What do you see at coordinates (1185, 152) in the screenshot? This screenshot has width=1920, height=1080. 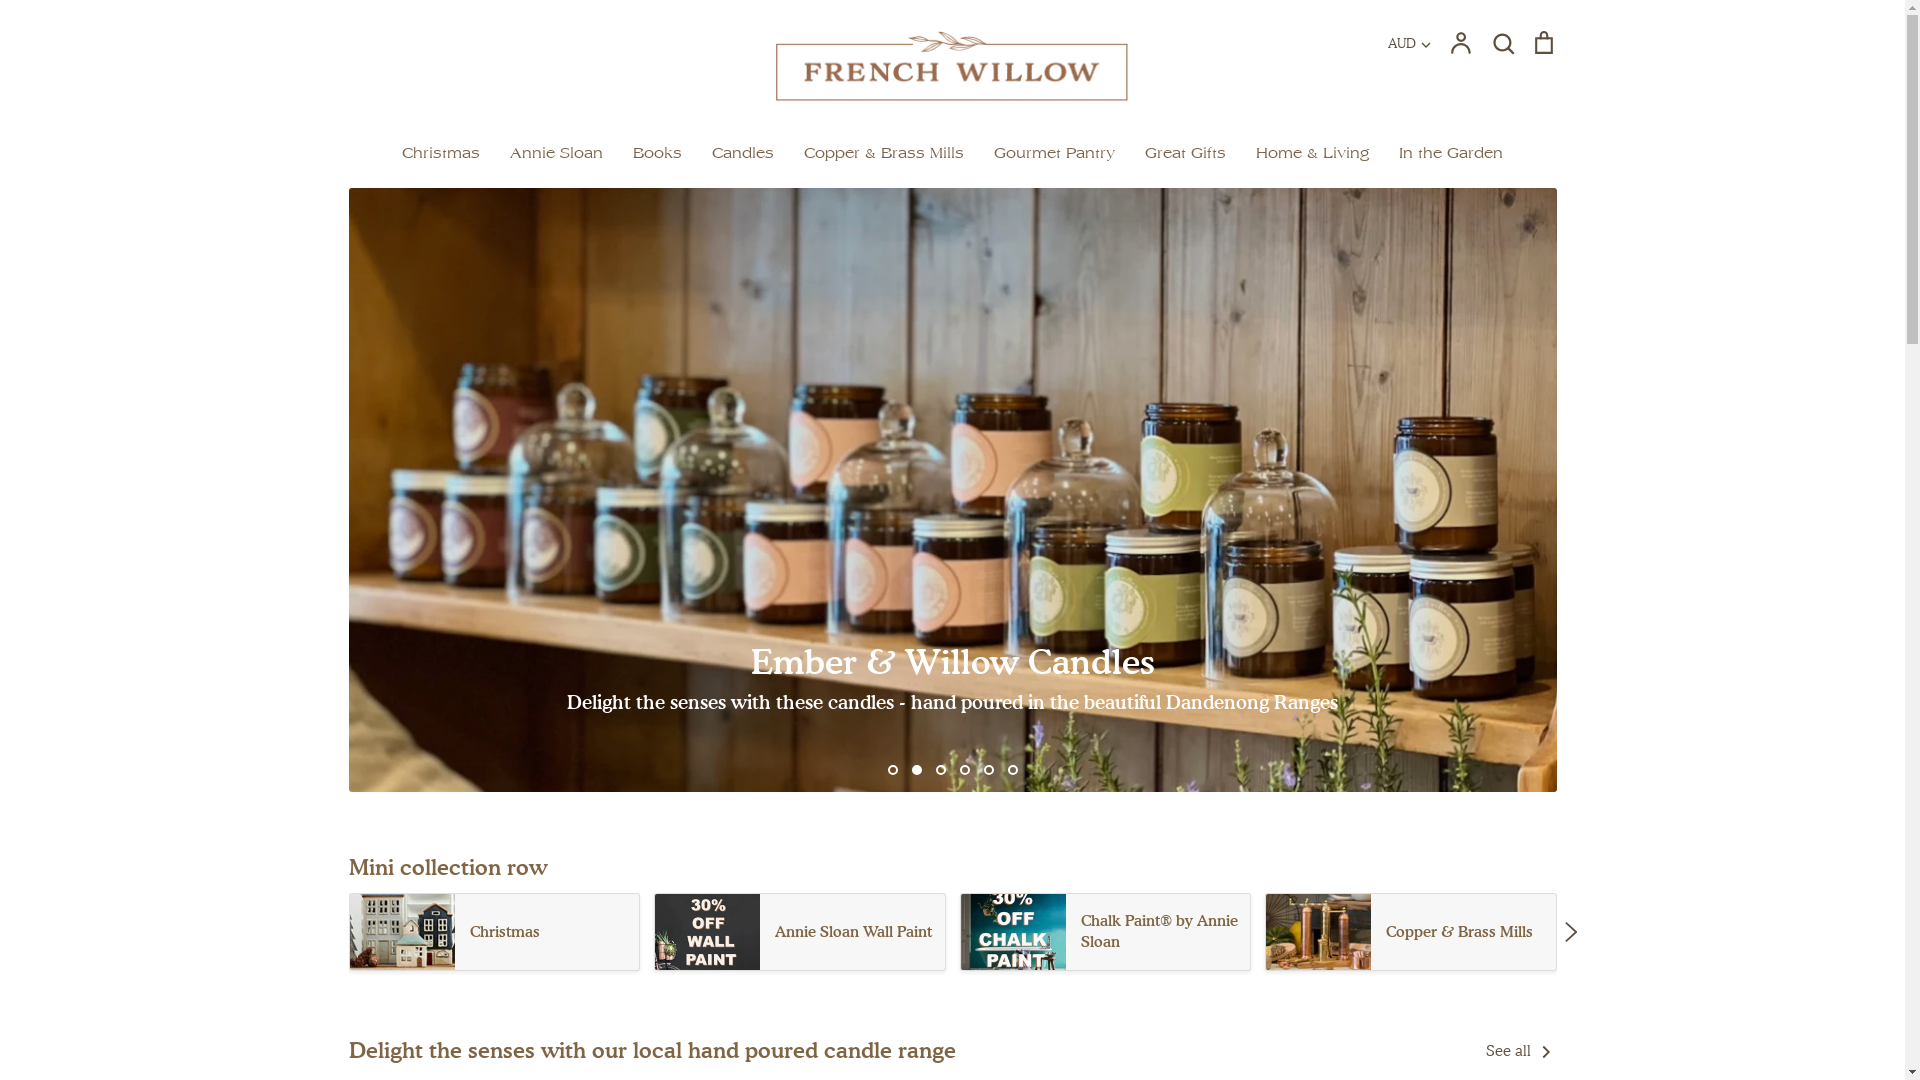 I see `'Great Gifts'` at bounding box center [1185, 152].